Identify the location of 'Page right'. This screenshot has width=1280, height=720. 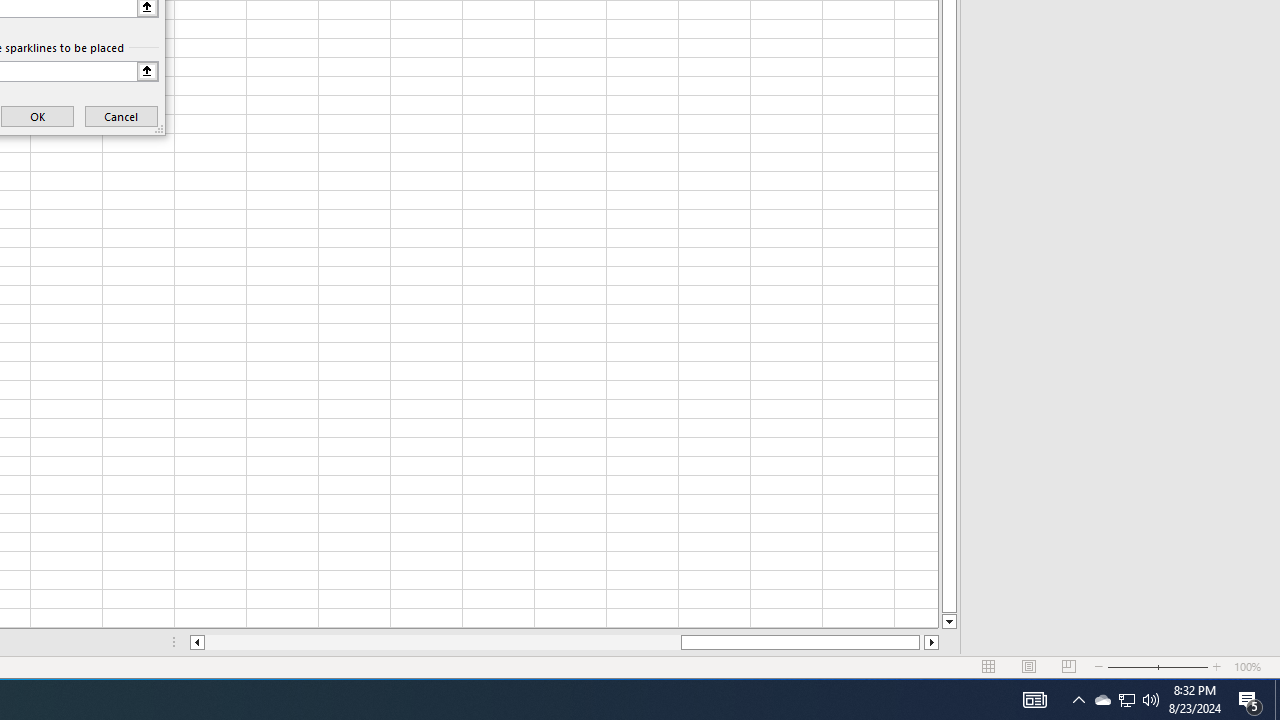
(921, 642).